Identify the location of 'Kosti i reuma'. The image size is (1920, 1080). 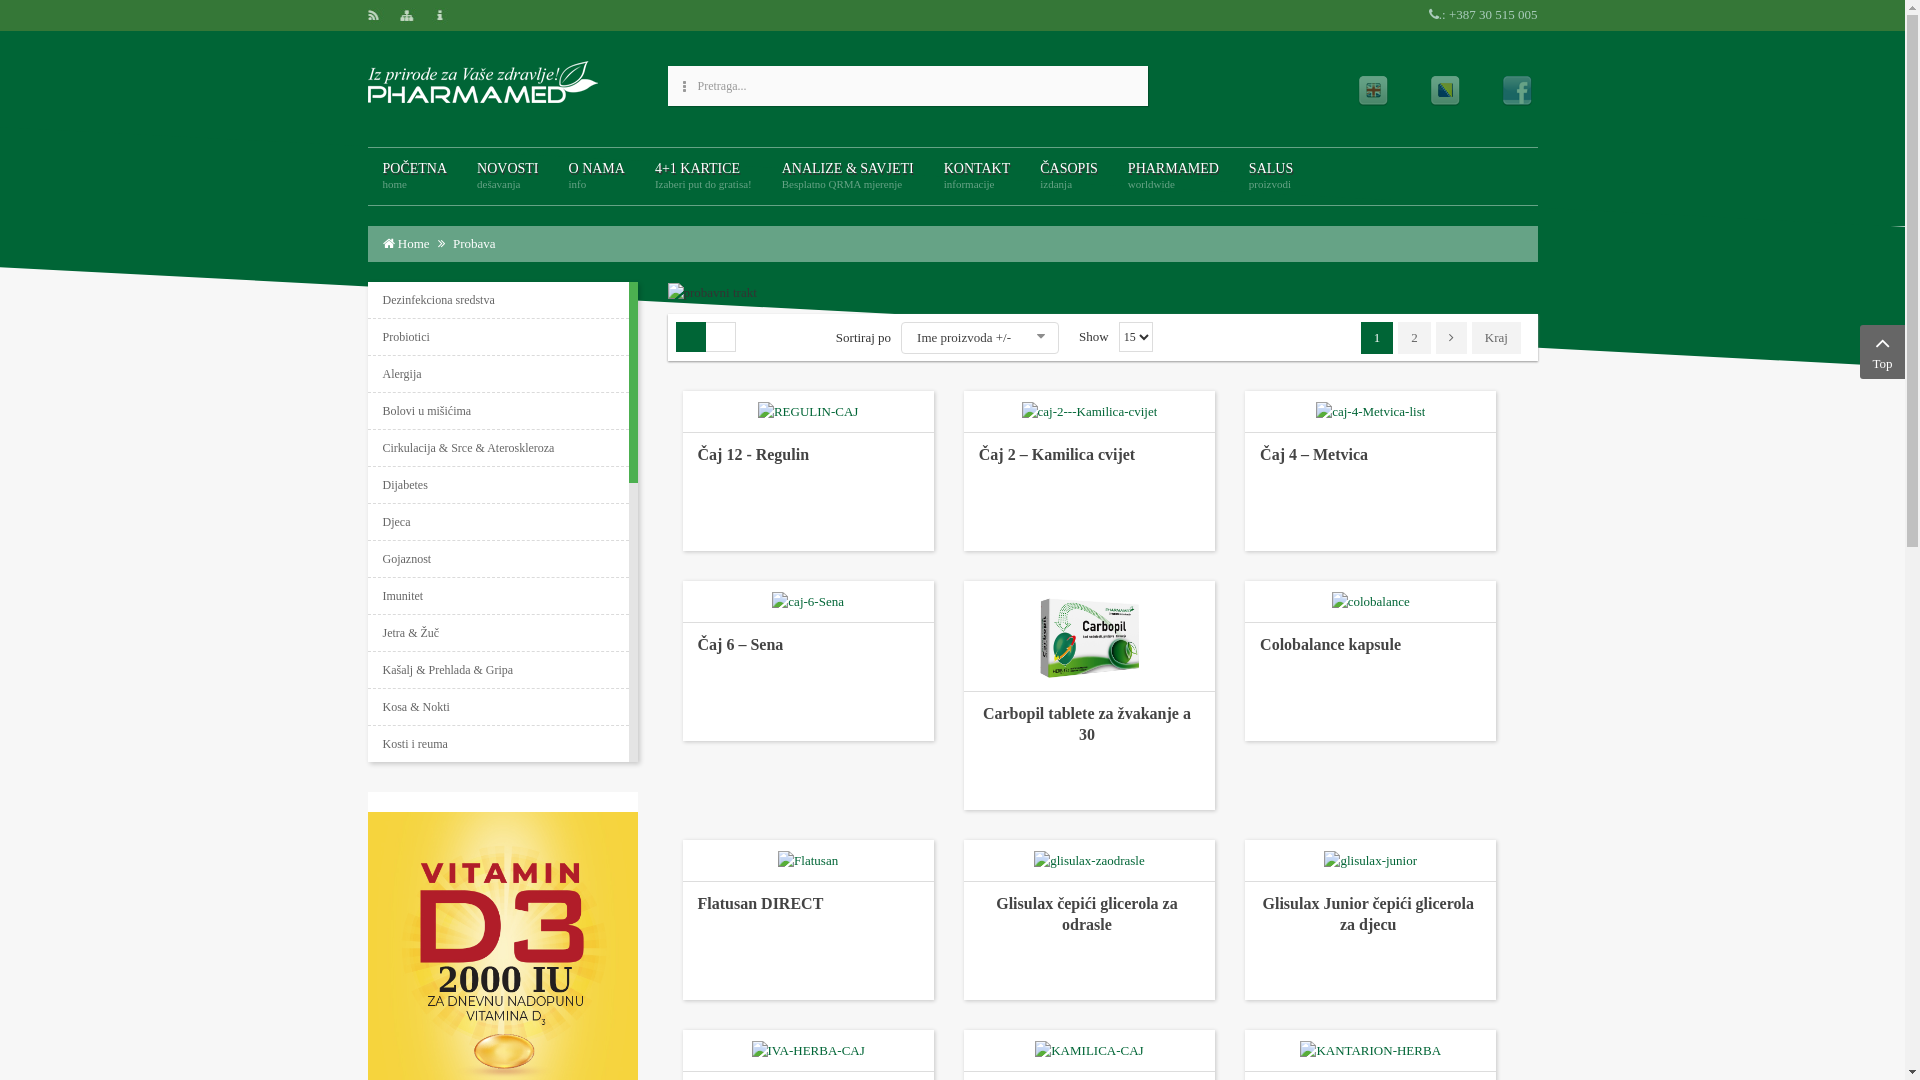
(498, 744).